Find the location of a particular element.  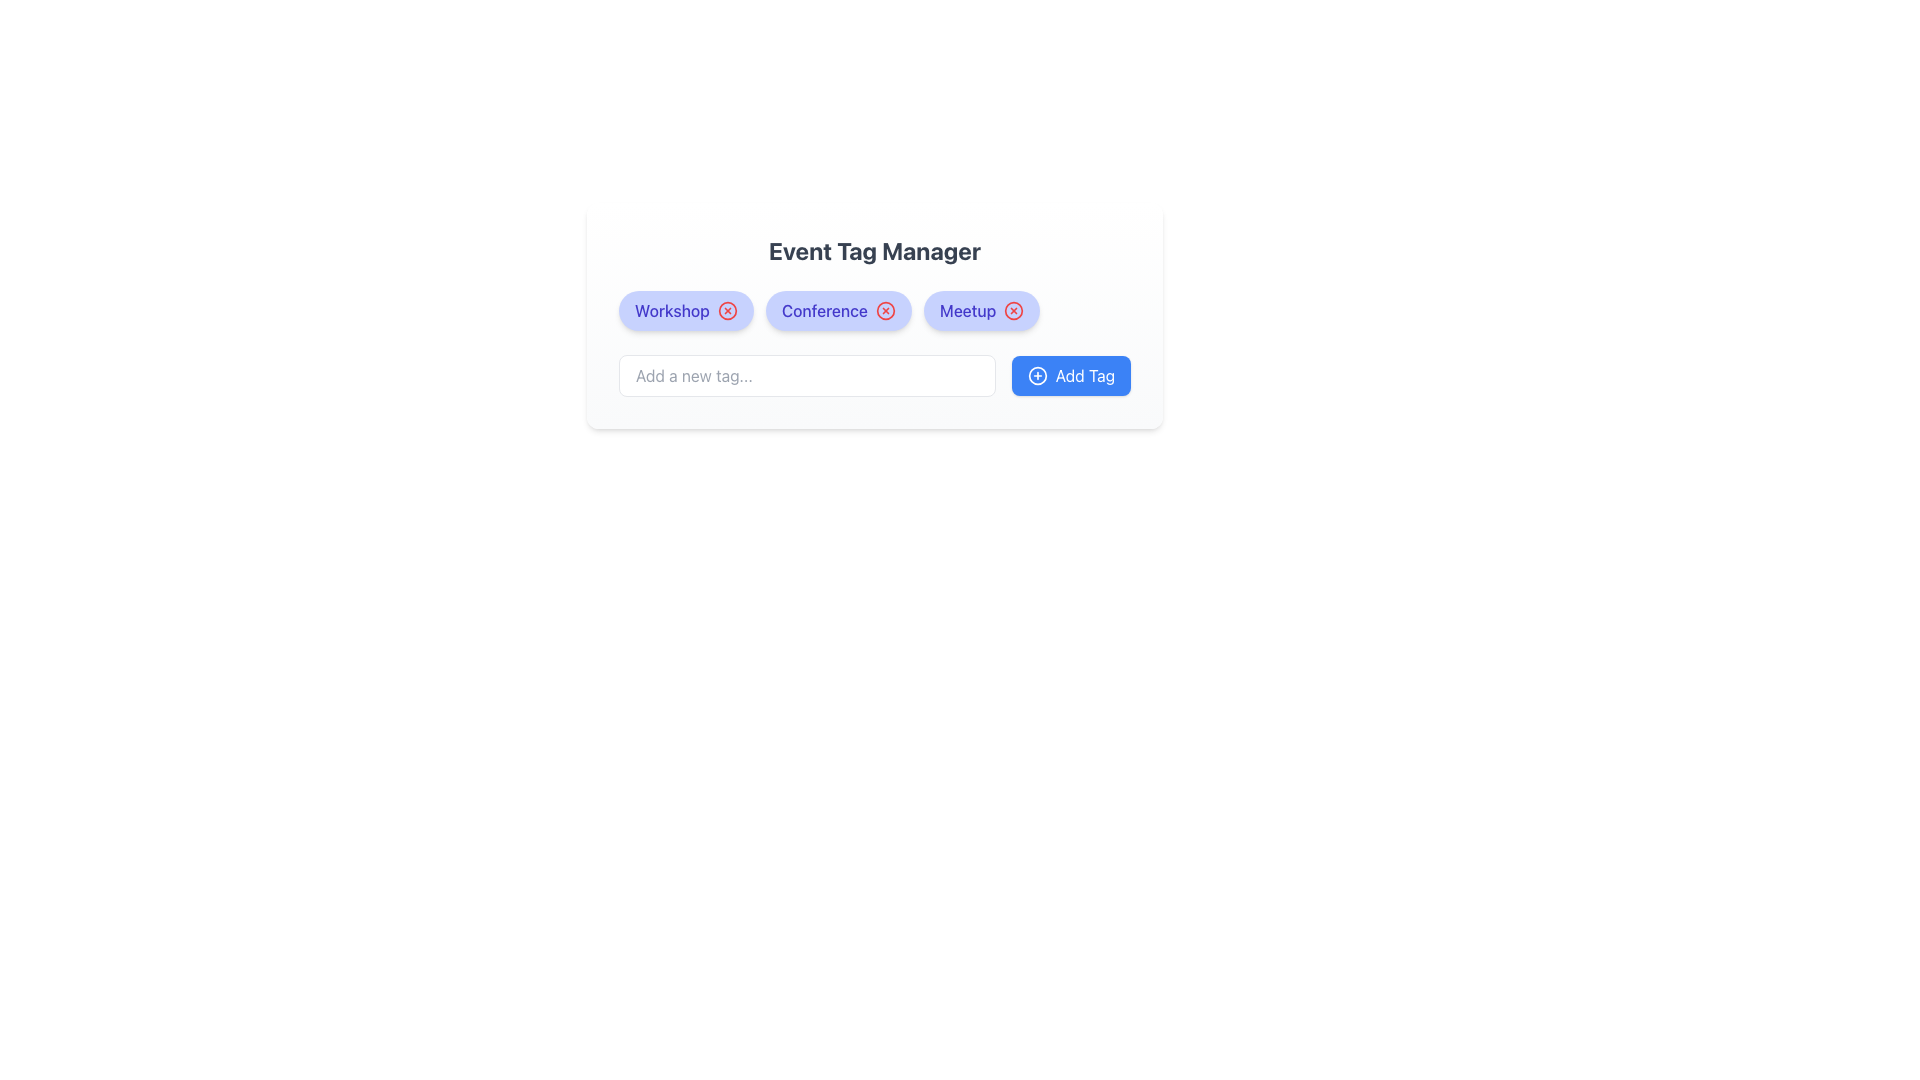

the circular vector graphic located inside the close button next to the 'Workshop' tag is located at coordinates (726, 311).